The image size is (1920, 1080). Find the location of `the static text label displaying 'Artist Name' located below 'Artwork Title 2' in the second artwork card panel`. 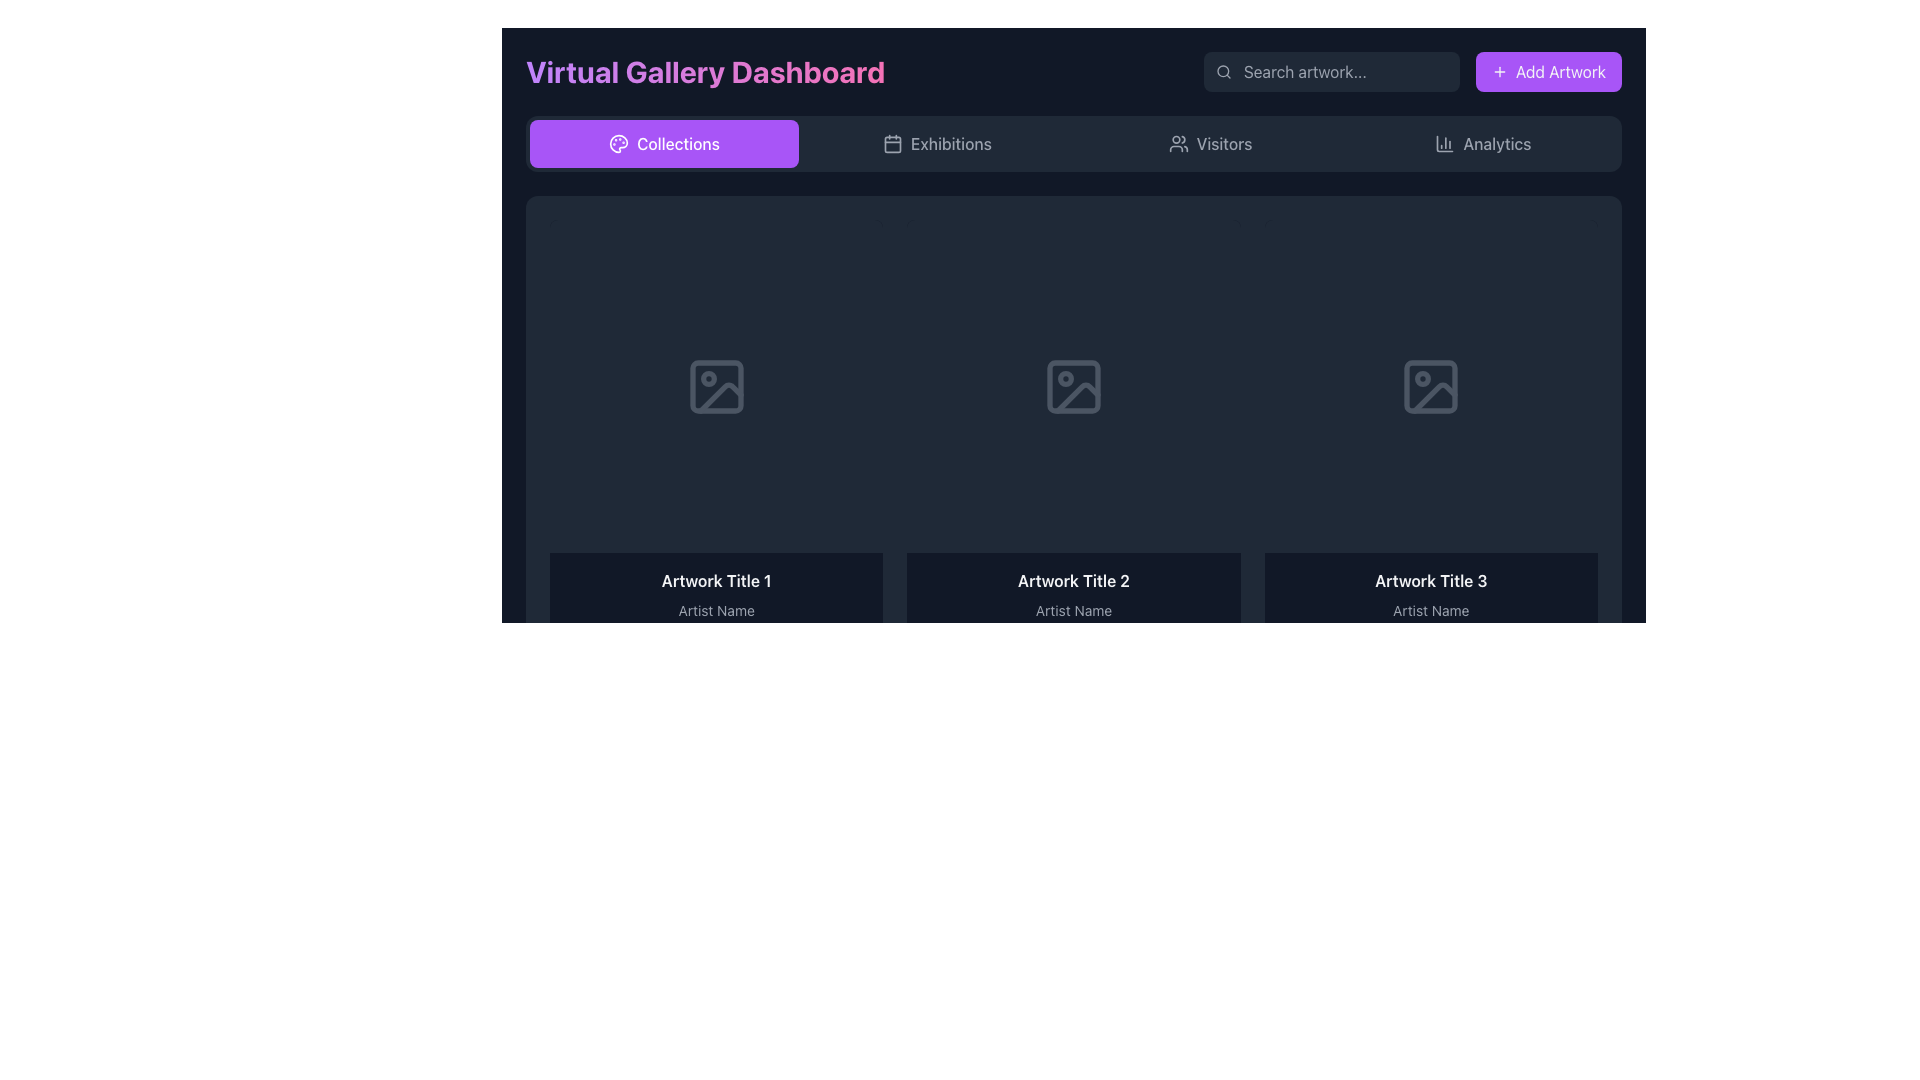

the static text label displaying 'Artist Name' located below 'Artwork Title 2' in the second artwork card panel is located at coordinates (1073, 610).